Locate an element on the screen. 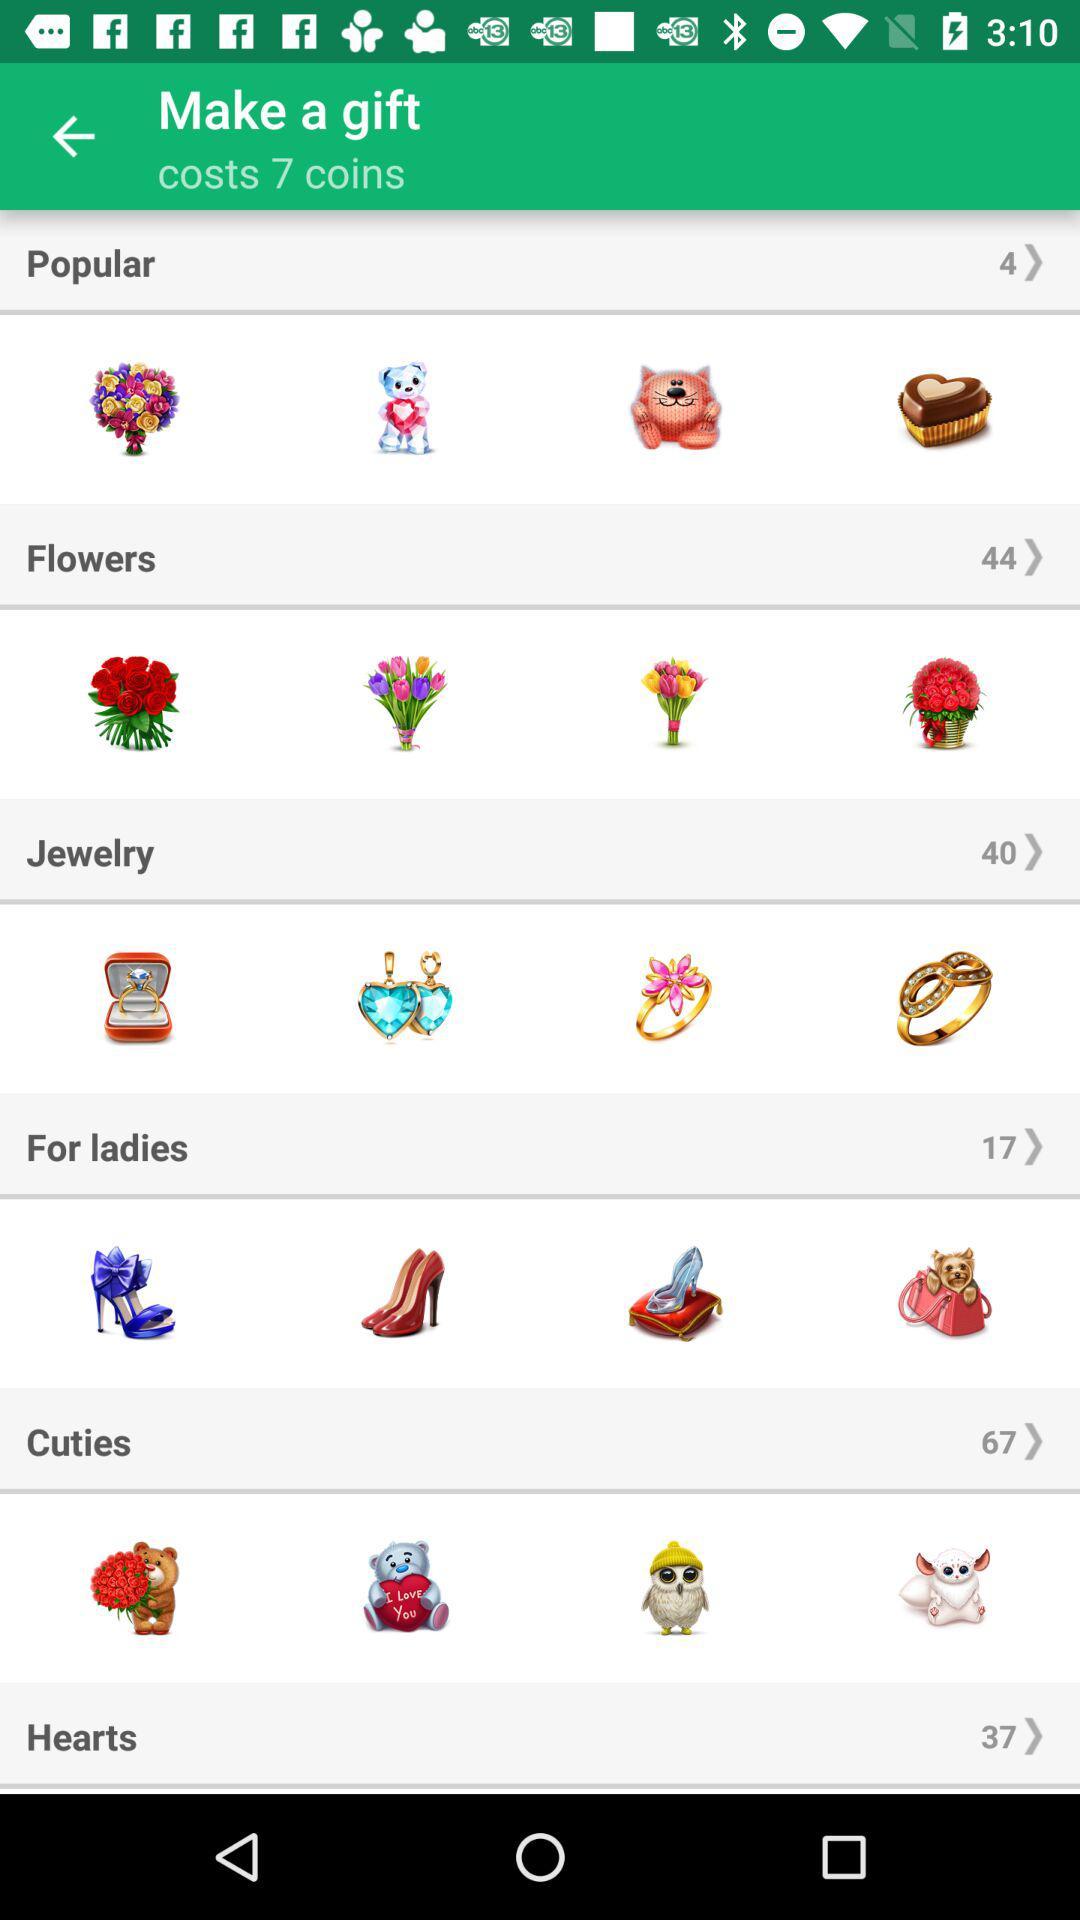 Image resolution: width=1080 pixels, height=1920 pixels. share the article is located at coordinates (675, 1293).